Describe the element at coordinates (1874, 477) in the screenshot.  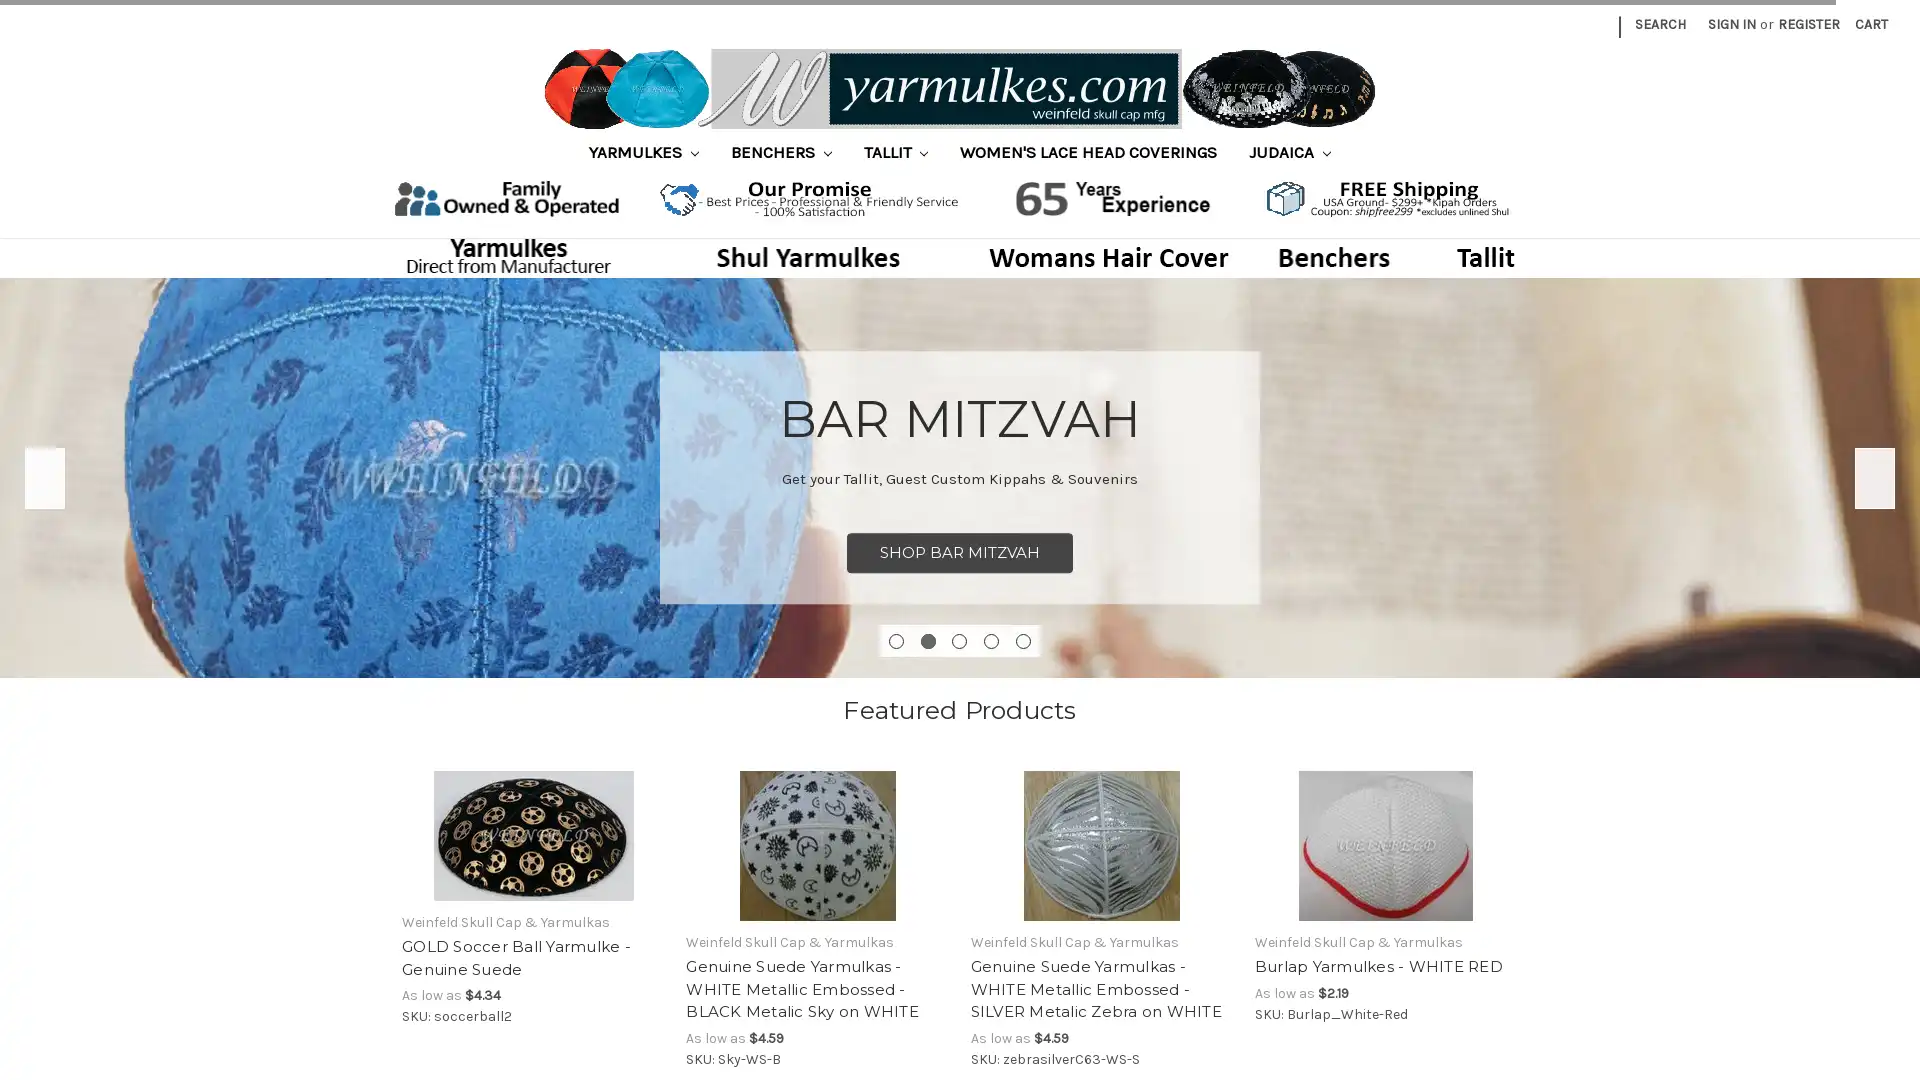
I see `next` at that location.